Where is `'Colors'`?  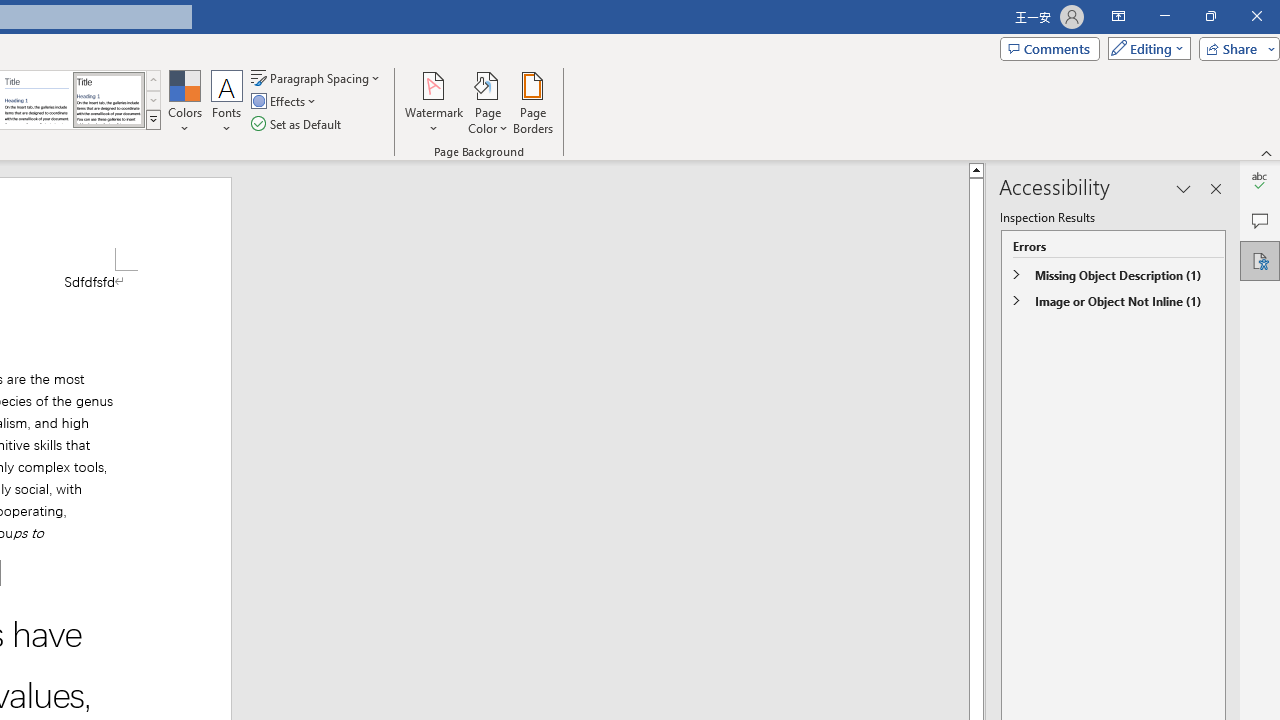
'Colors' is located at coordinates (184, 103).